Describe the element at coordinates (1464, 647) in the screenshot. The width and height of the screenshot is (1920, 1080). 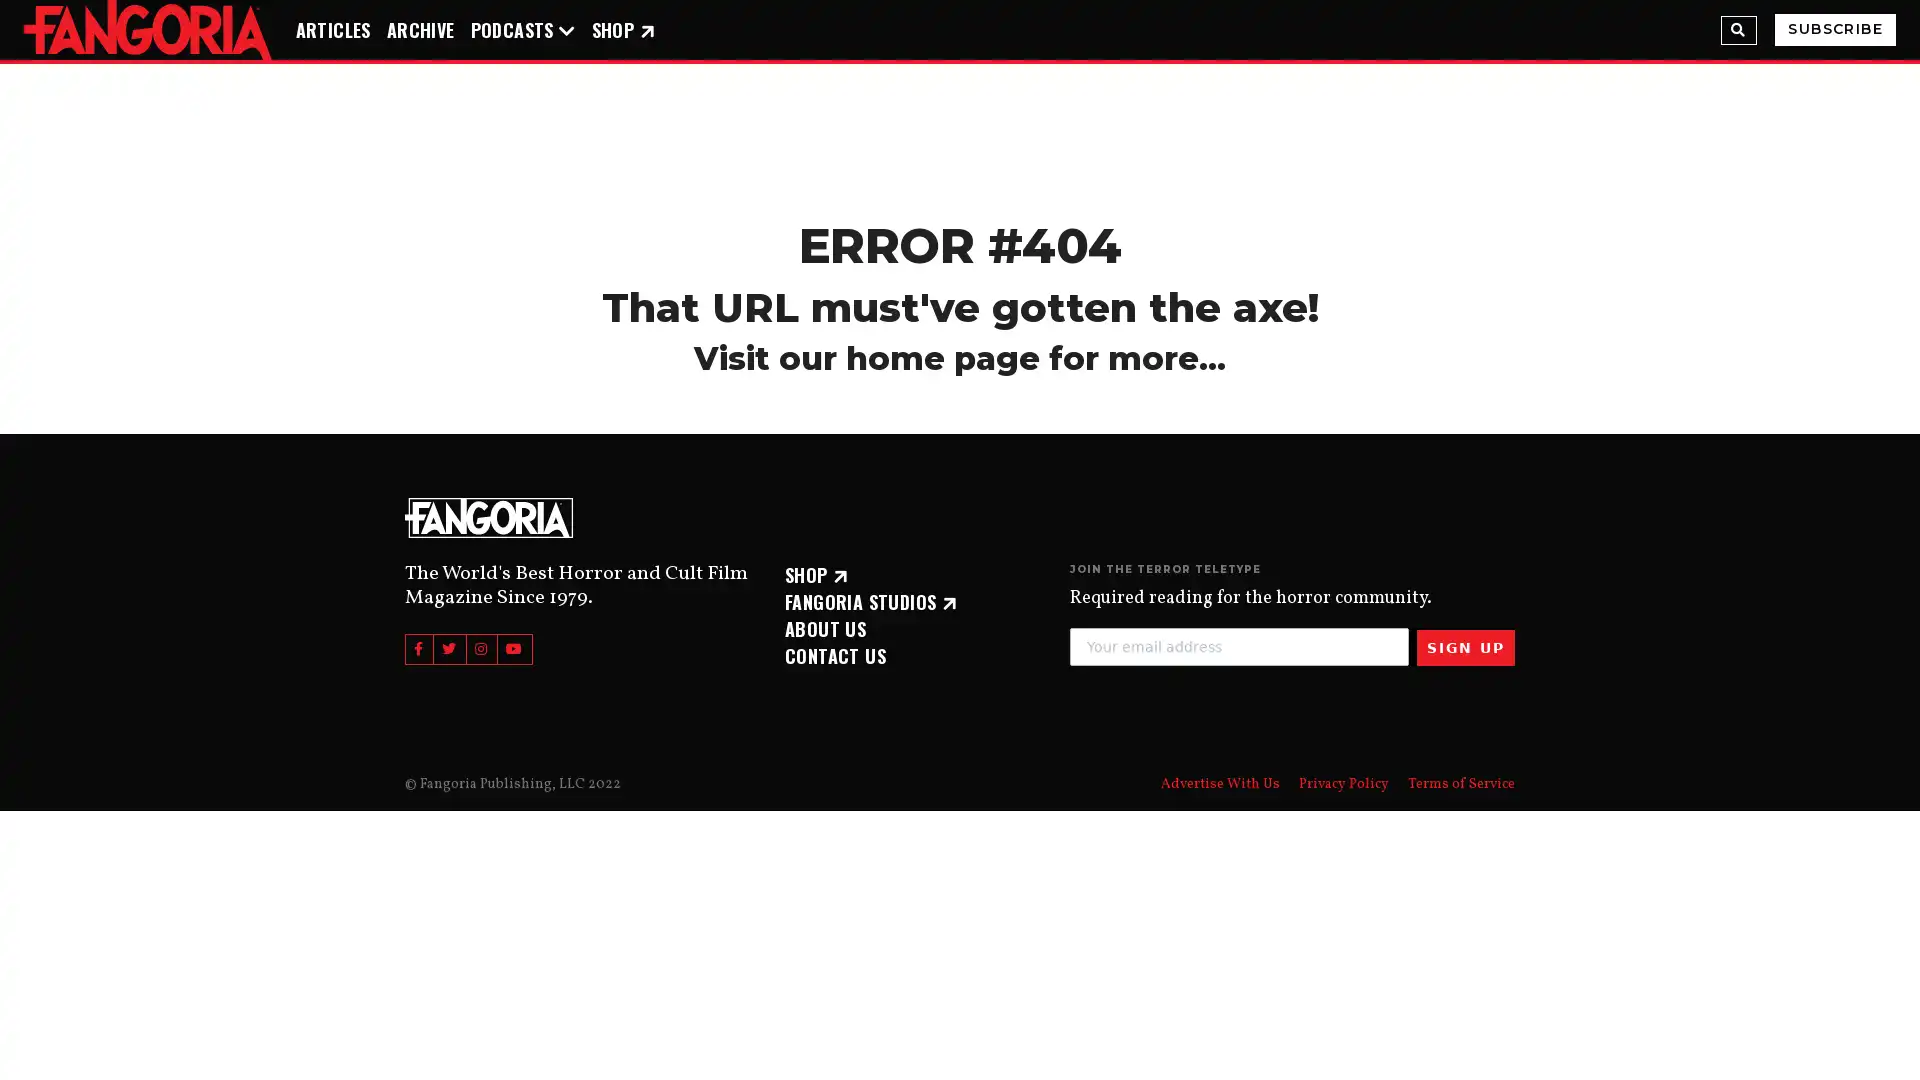
I see `SIGN UP` at that location.